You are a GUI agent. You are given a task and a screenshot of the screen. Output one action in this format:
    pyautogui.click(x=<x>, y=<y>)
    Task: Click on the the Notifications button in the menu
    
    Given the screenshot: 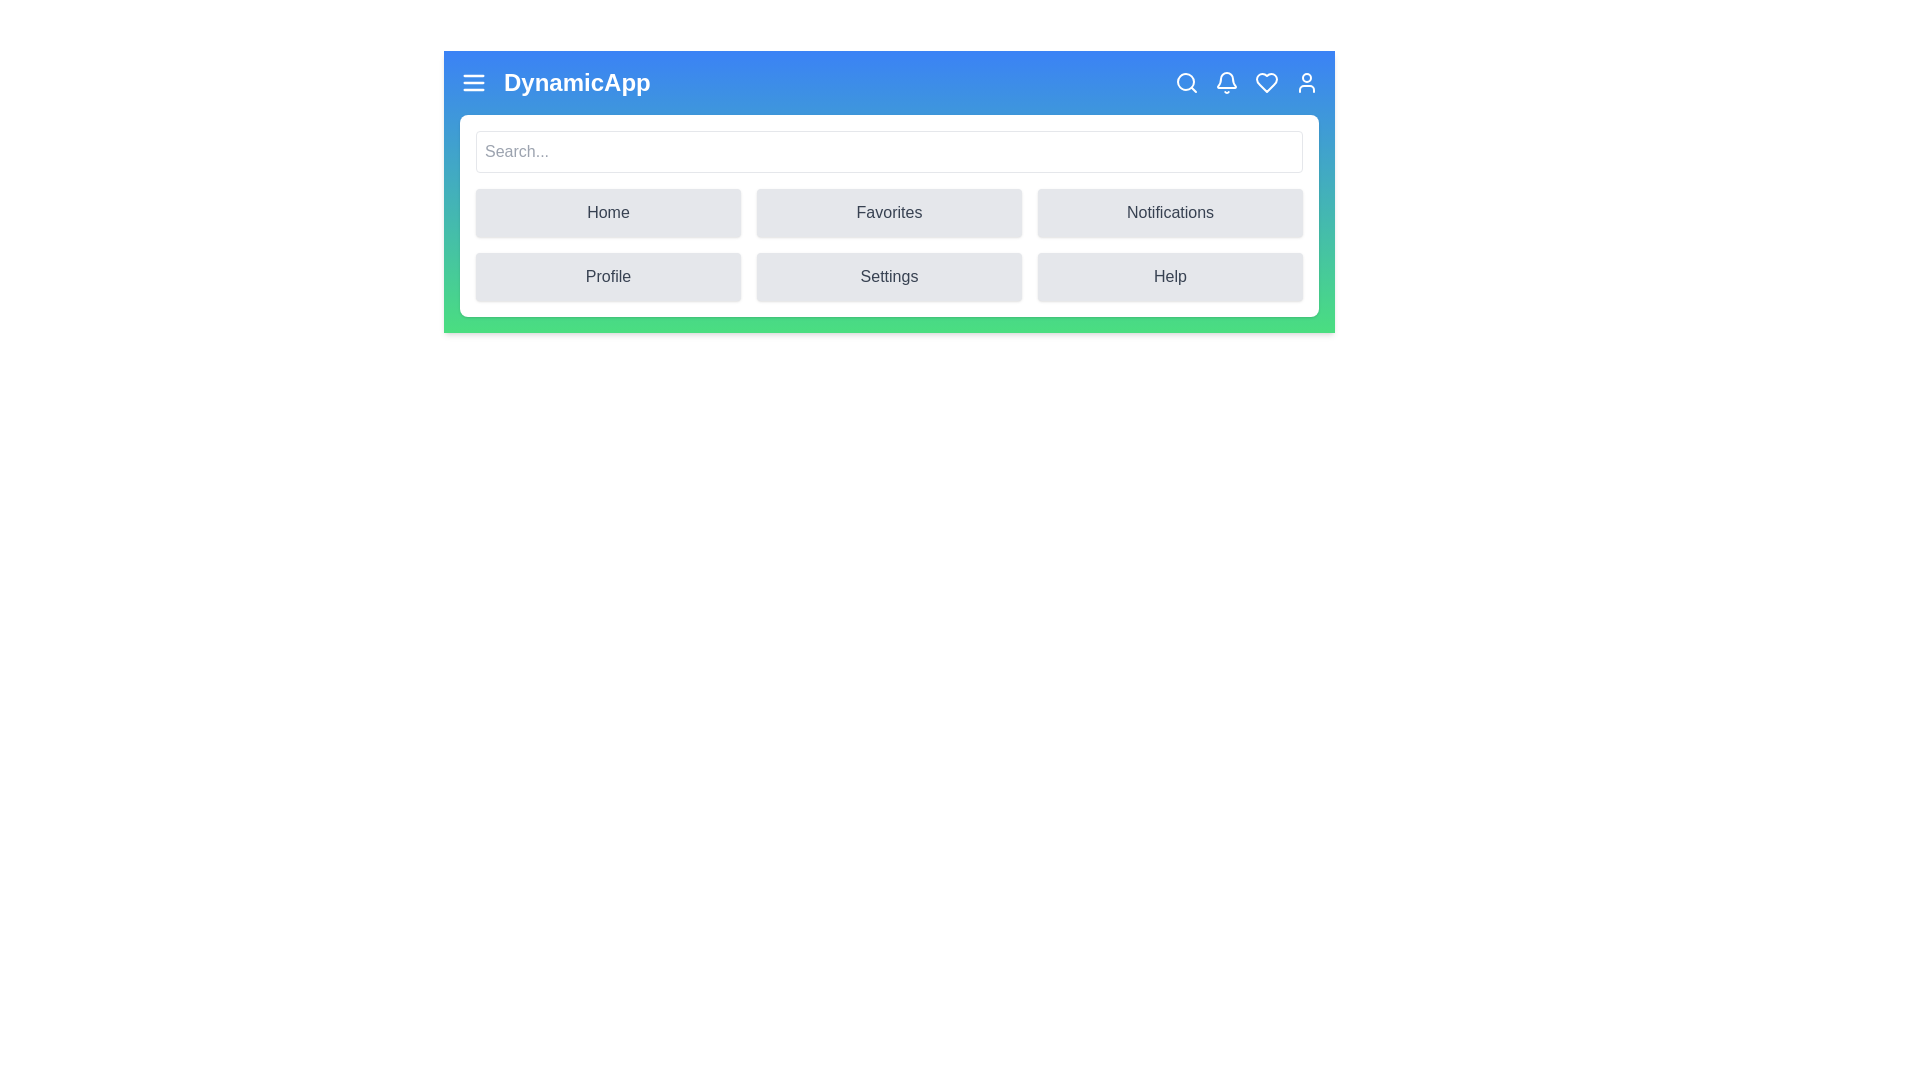 What is the action you would take?
    pyautogui.click(x=1170, y=212)
    